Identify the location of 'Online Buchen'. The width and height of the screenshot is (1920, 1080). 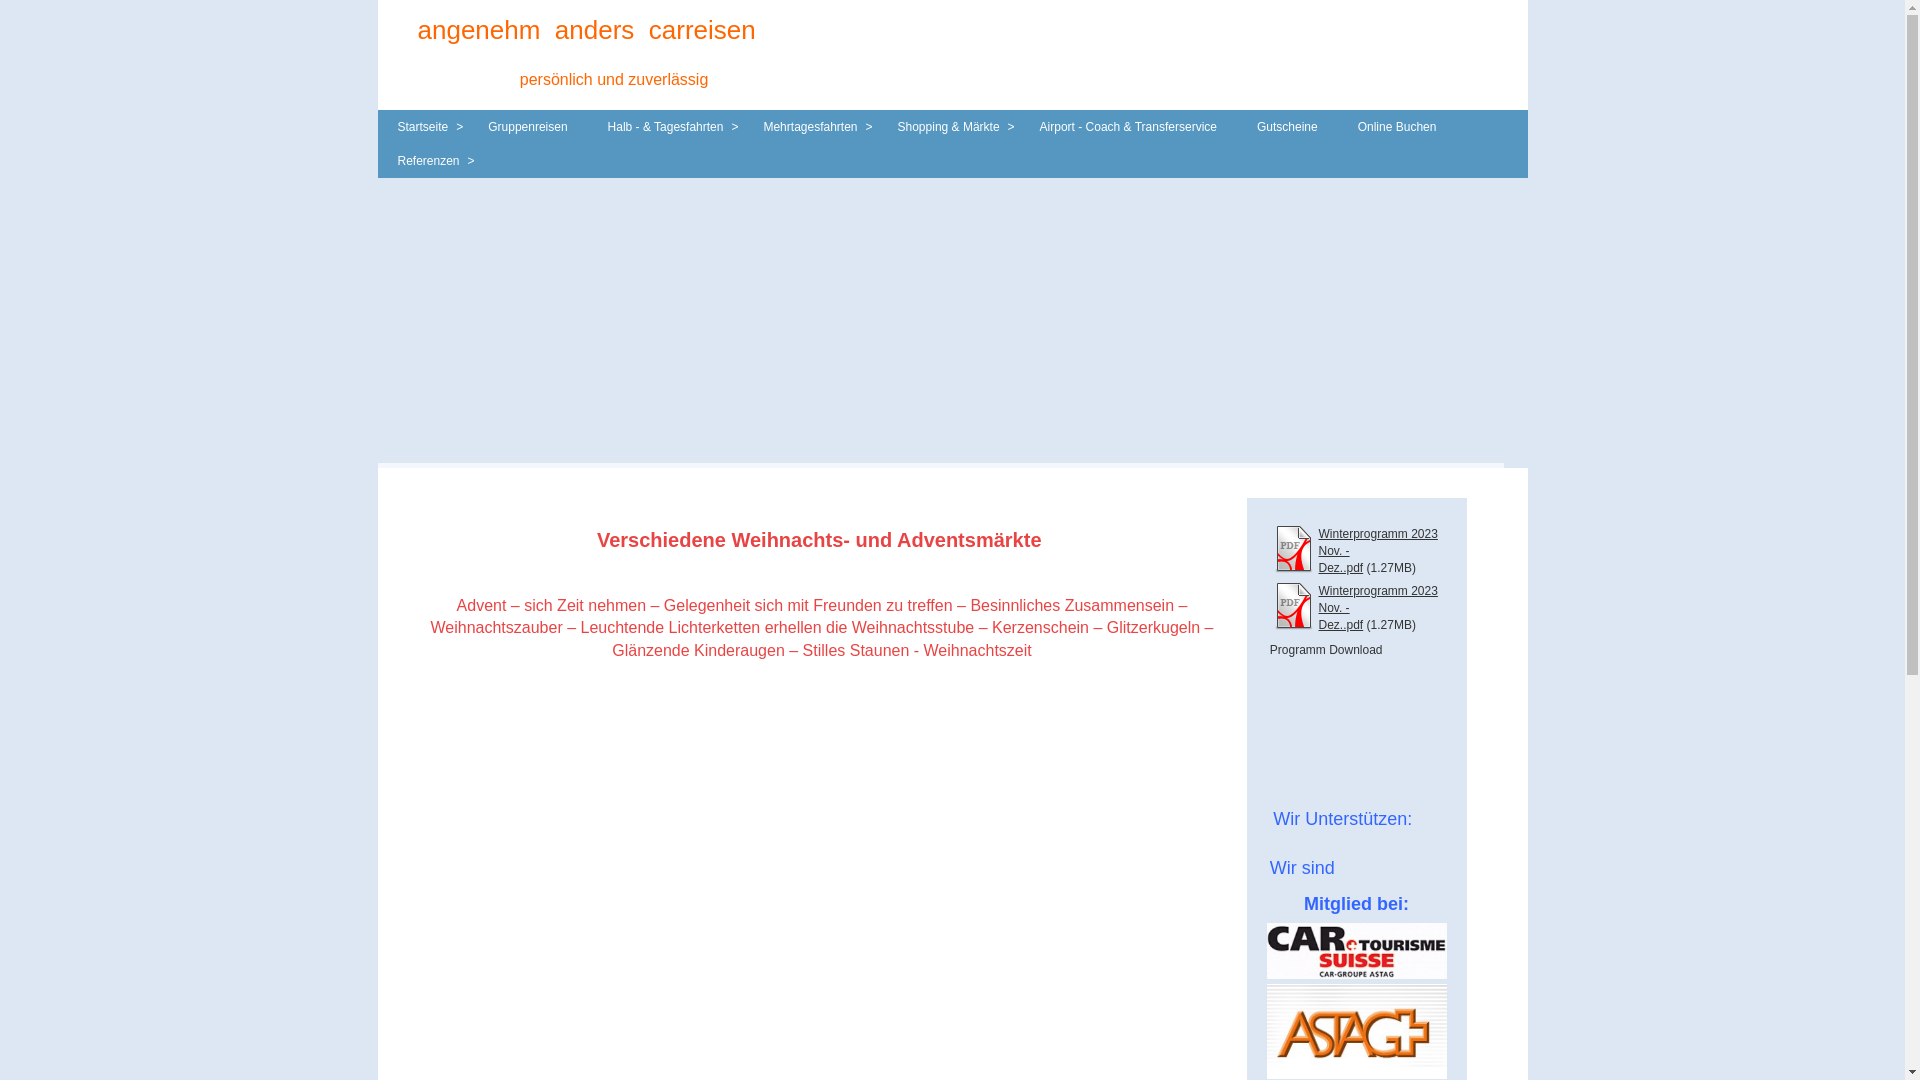
(1396, 127).